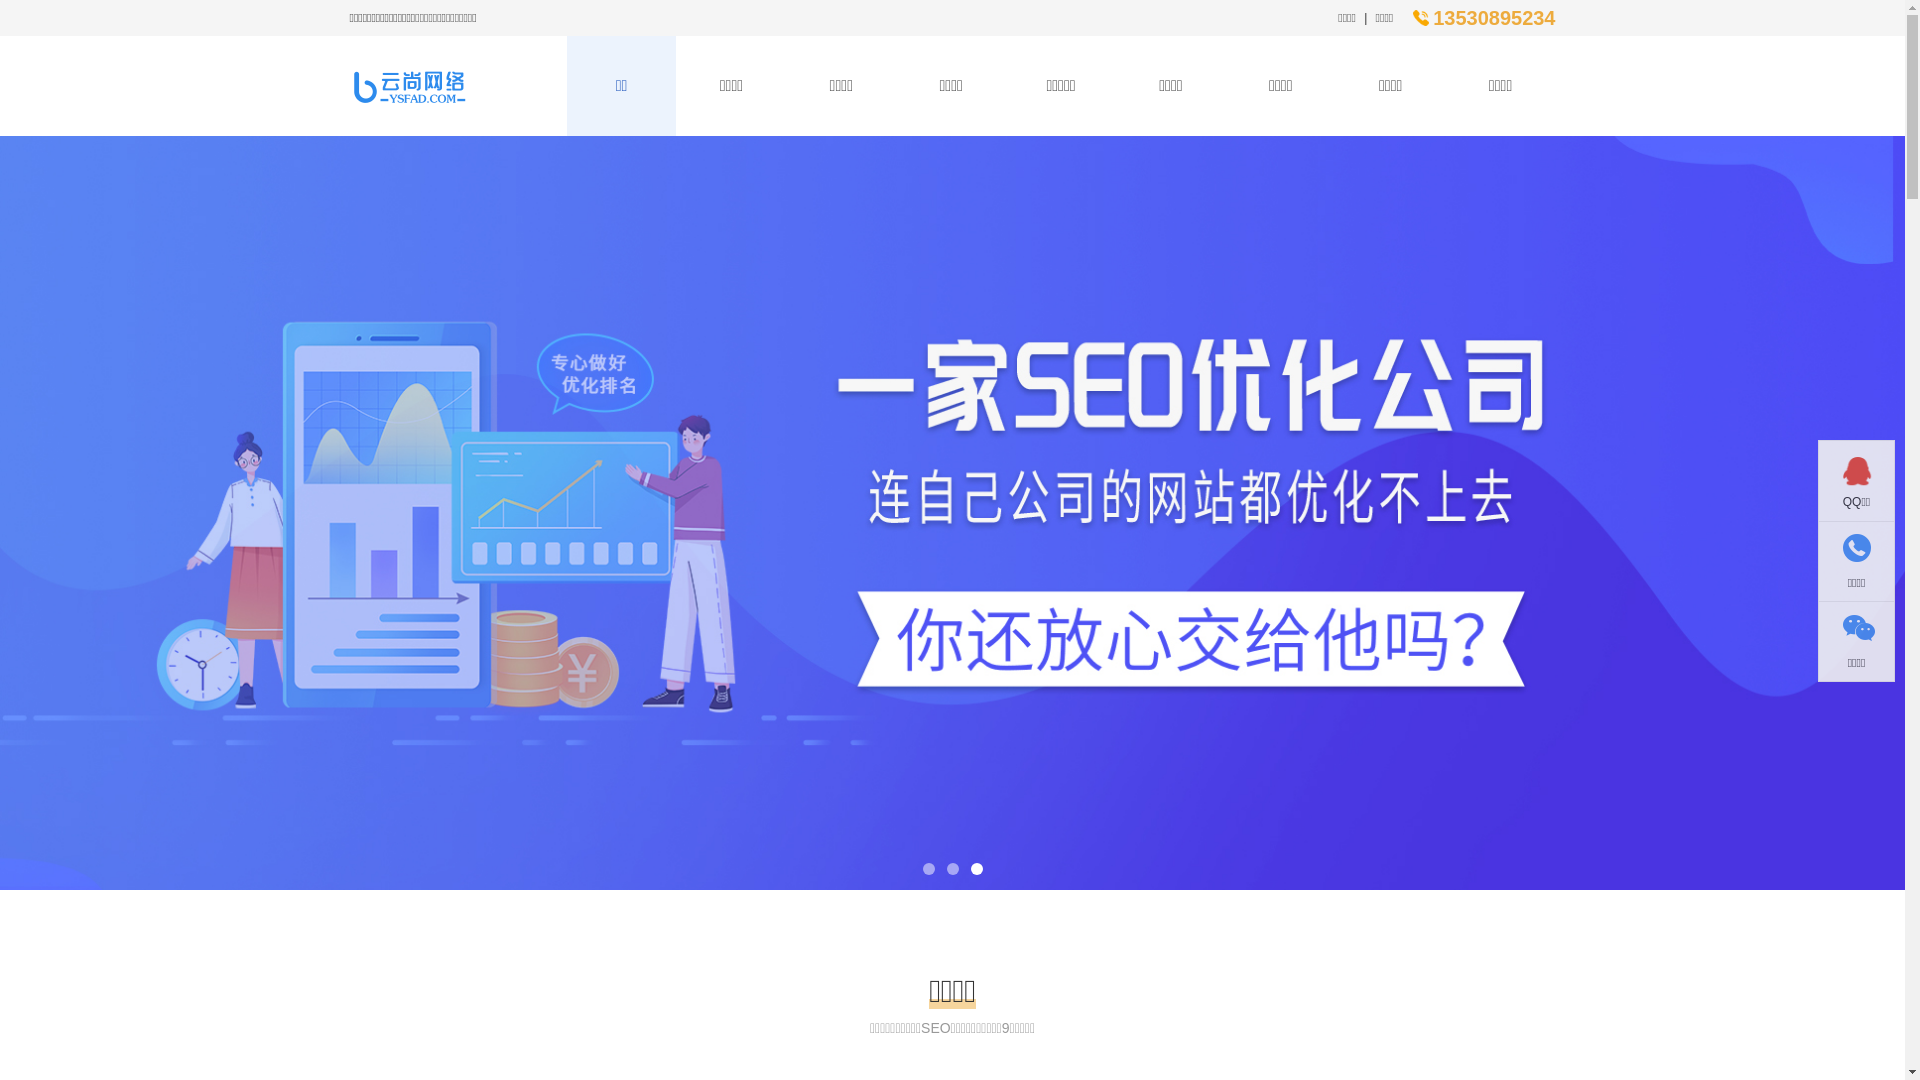 This screenshot has width=1920, height=1080. Describe the element at coordinates (950, 867) in the screenshot. I see `'2'` at that location.